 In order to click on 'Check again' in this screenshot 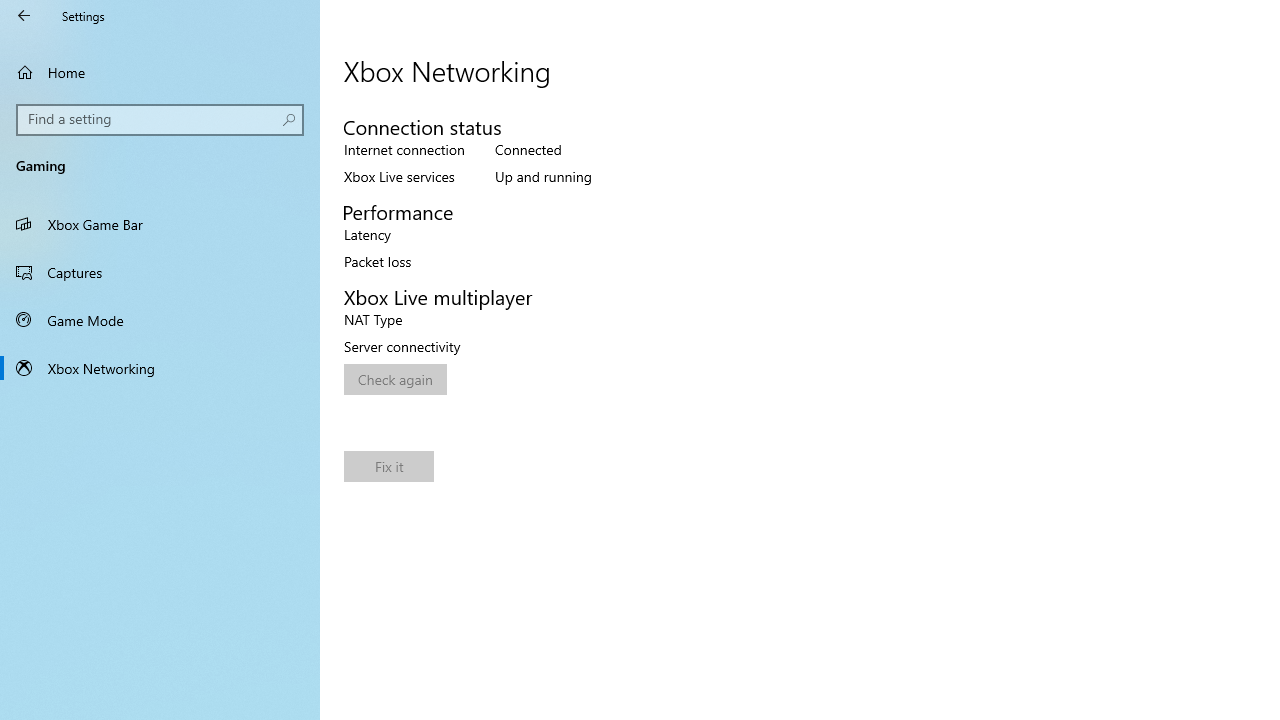, I will do `click(395, 379)`.